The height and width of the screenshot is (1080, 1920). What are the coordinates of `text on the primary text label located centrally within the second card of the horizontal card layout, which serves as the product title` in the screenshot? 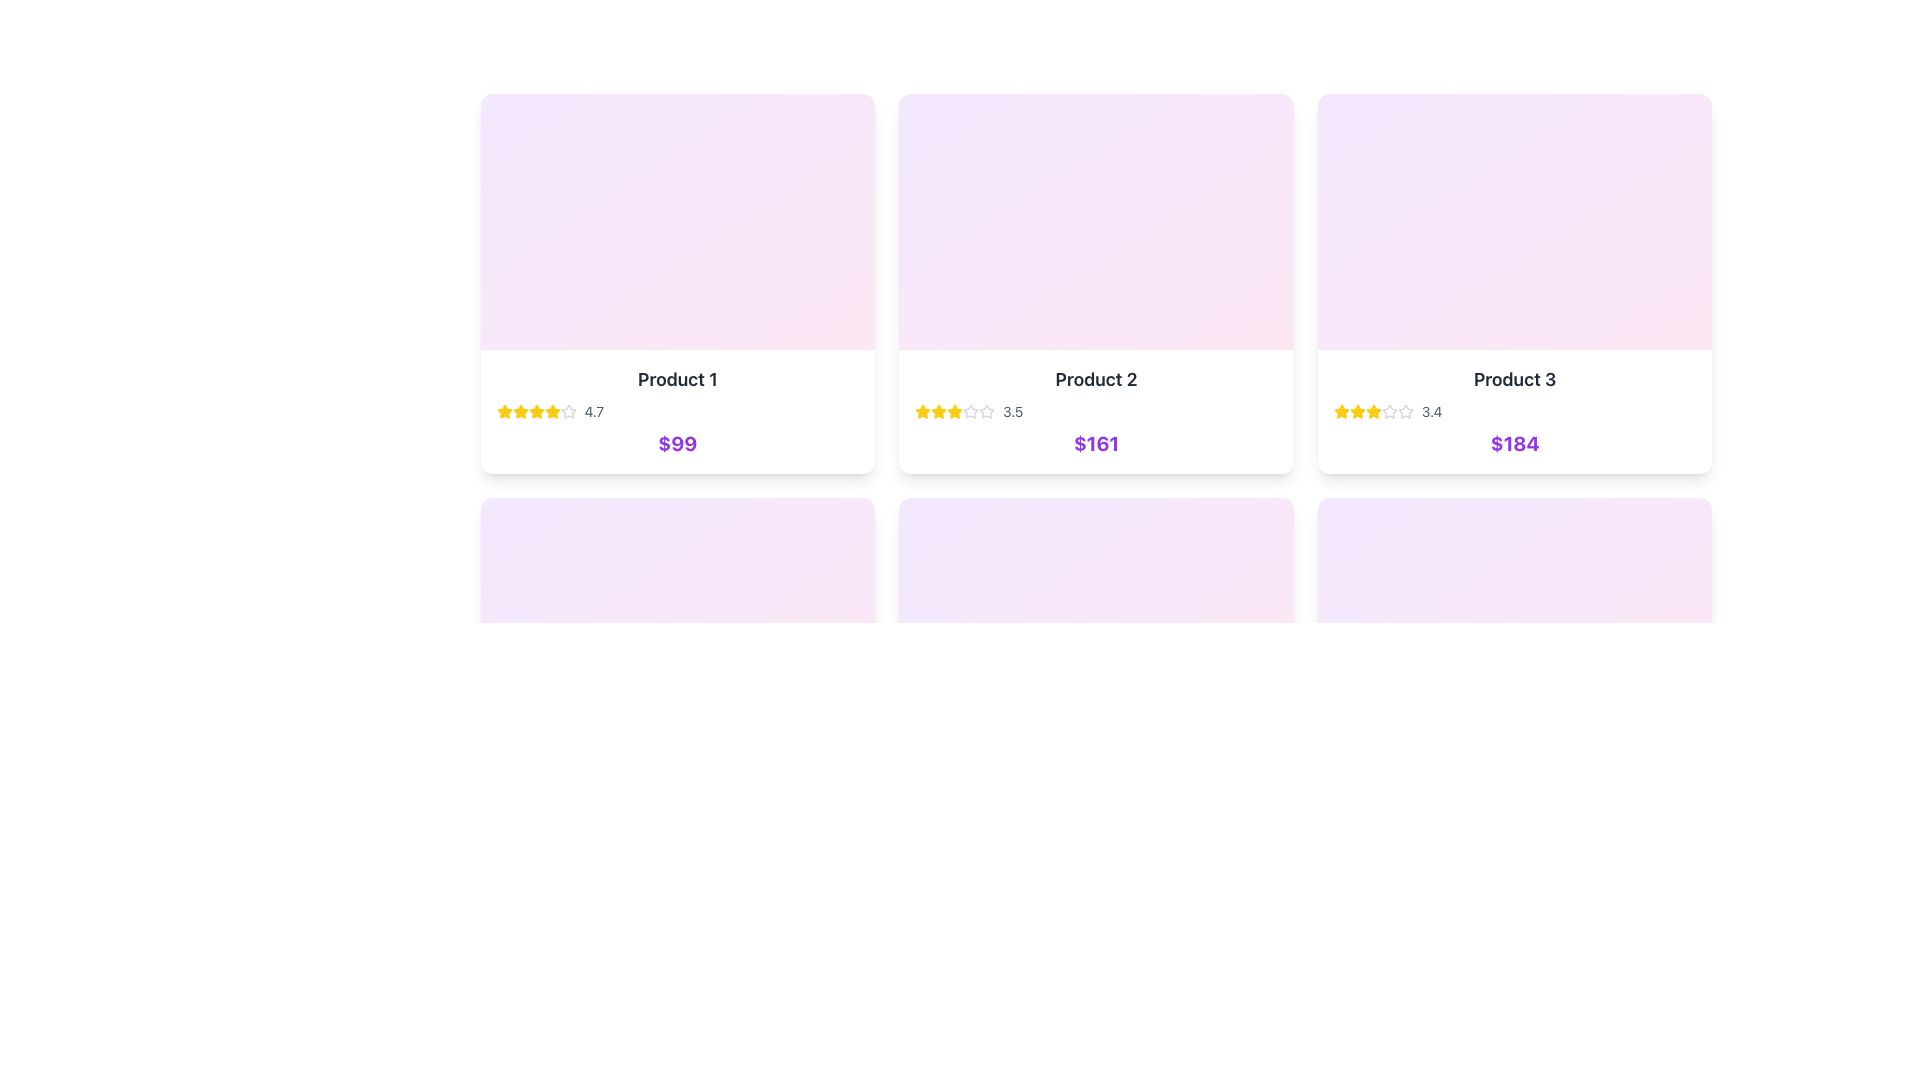 It's located at (1095, 380).